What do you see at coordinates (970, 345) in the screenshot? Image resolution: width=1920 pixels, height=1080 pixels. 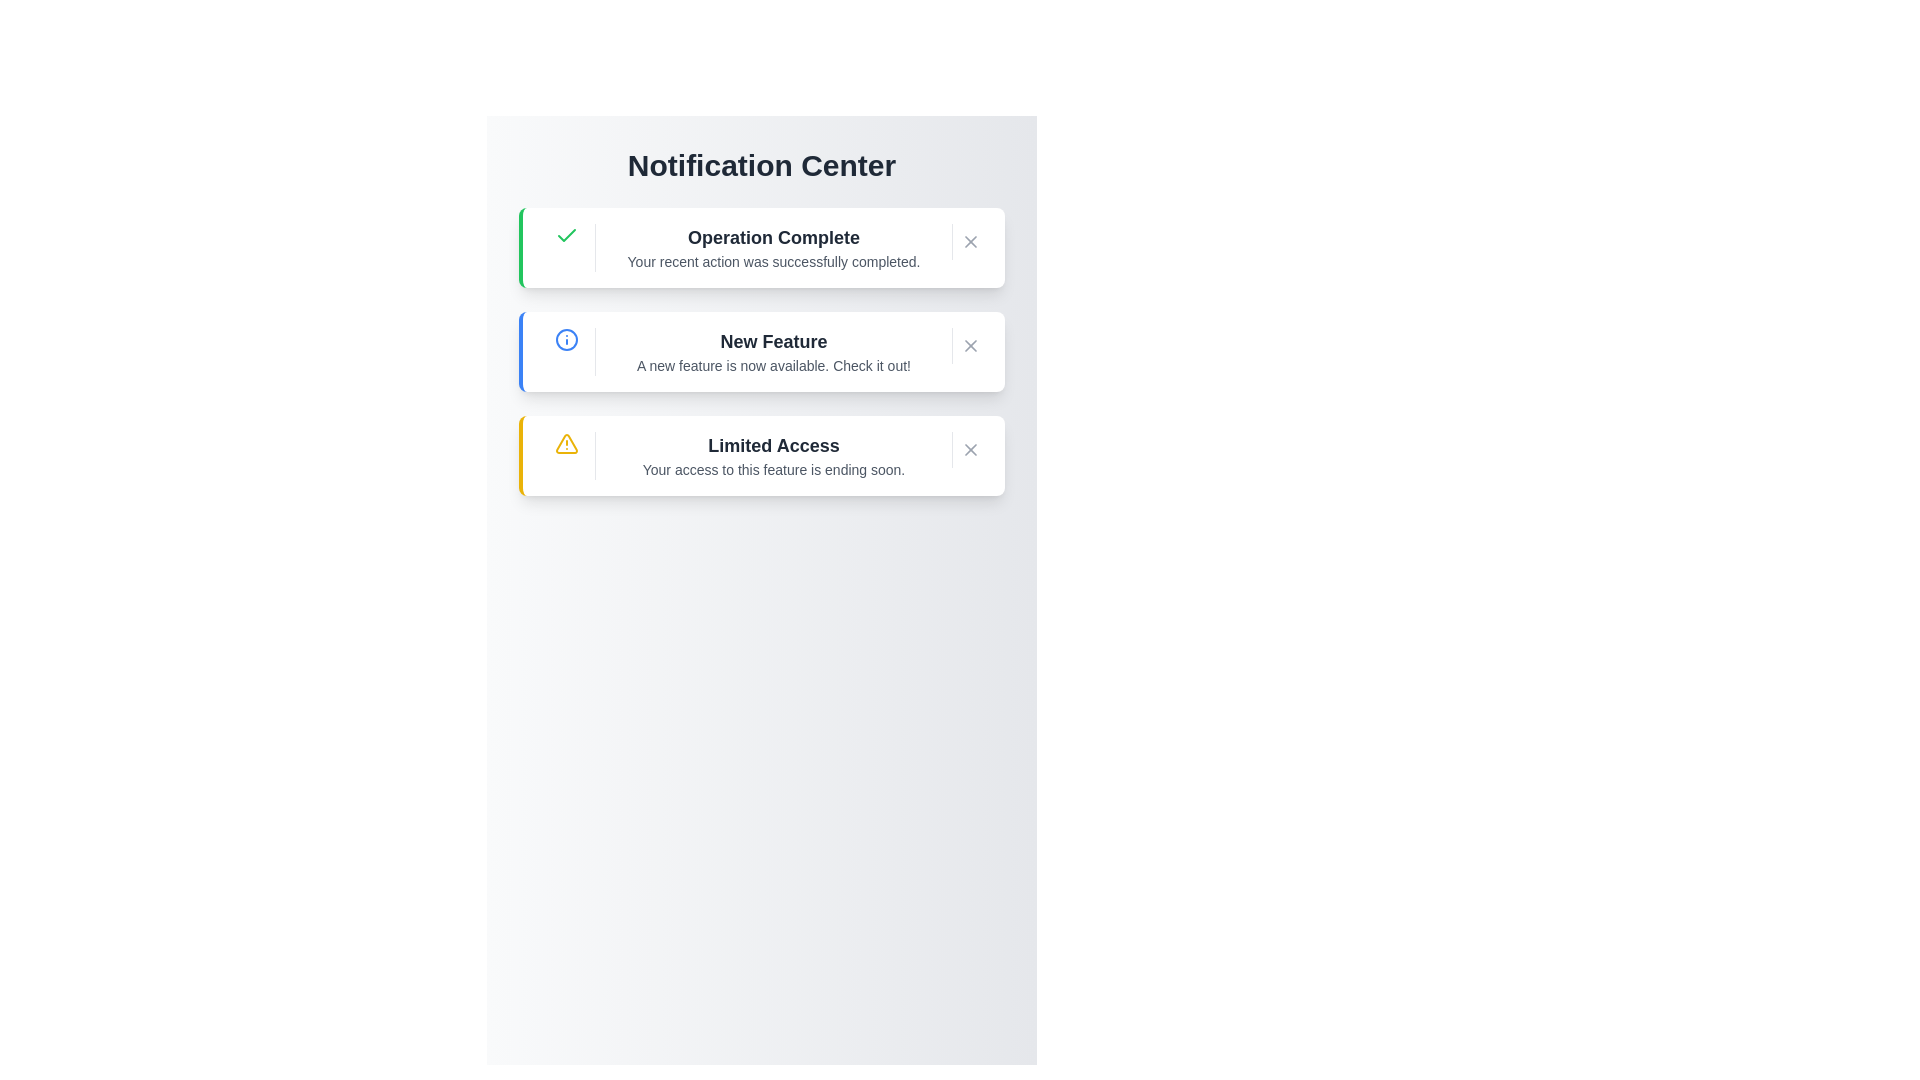 I see `the small circular close button with an 'X' icon located at the top-right corner of the notification box for 'New Feature'` at bounding box center [970, 345].